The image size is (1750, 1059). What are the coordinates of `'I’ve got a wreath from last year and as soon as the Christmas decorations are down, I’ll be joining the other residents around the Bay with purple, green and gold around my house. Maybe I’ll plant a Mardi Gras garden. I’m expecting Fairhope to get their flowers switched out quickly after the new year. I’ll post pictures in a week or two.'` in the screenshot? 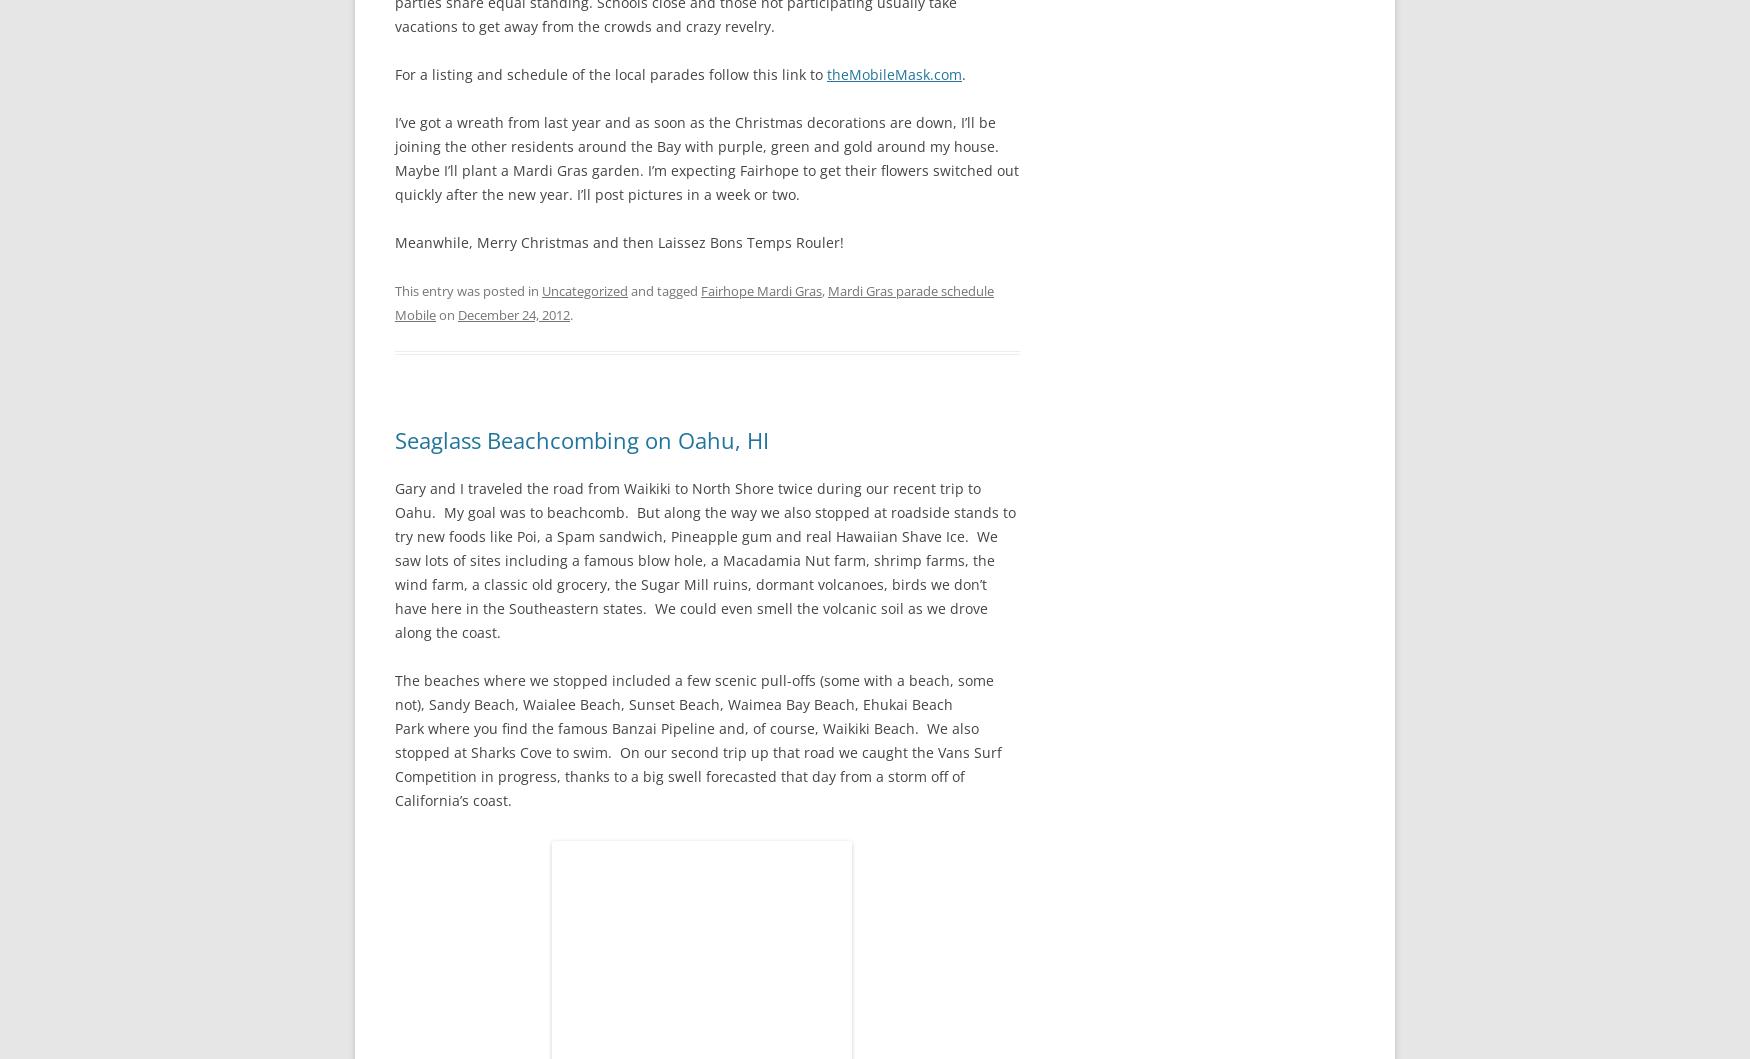 It's located at (707, 156).